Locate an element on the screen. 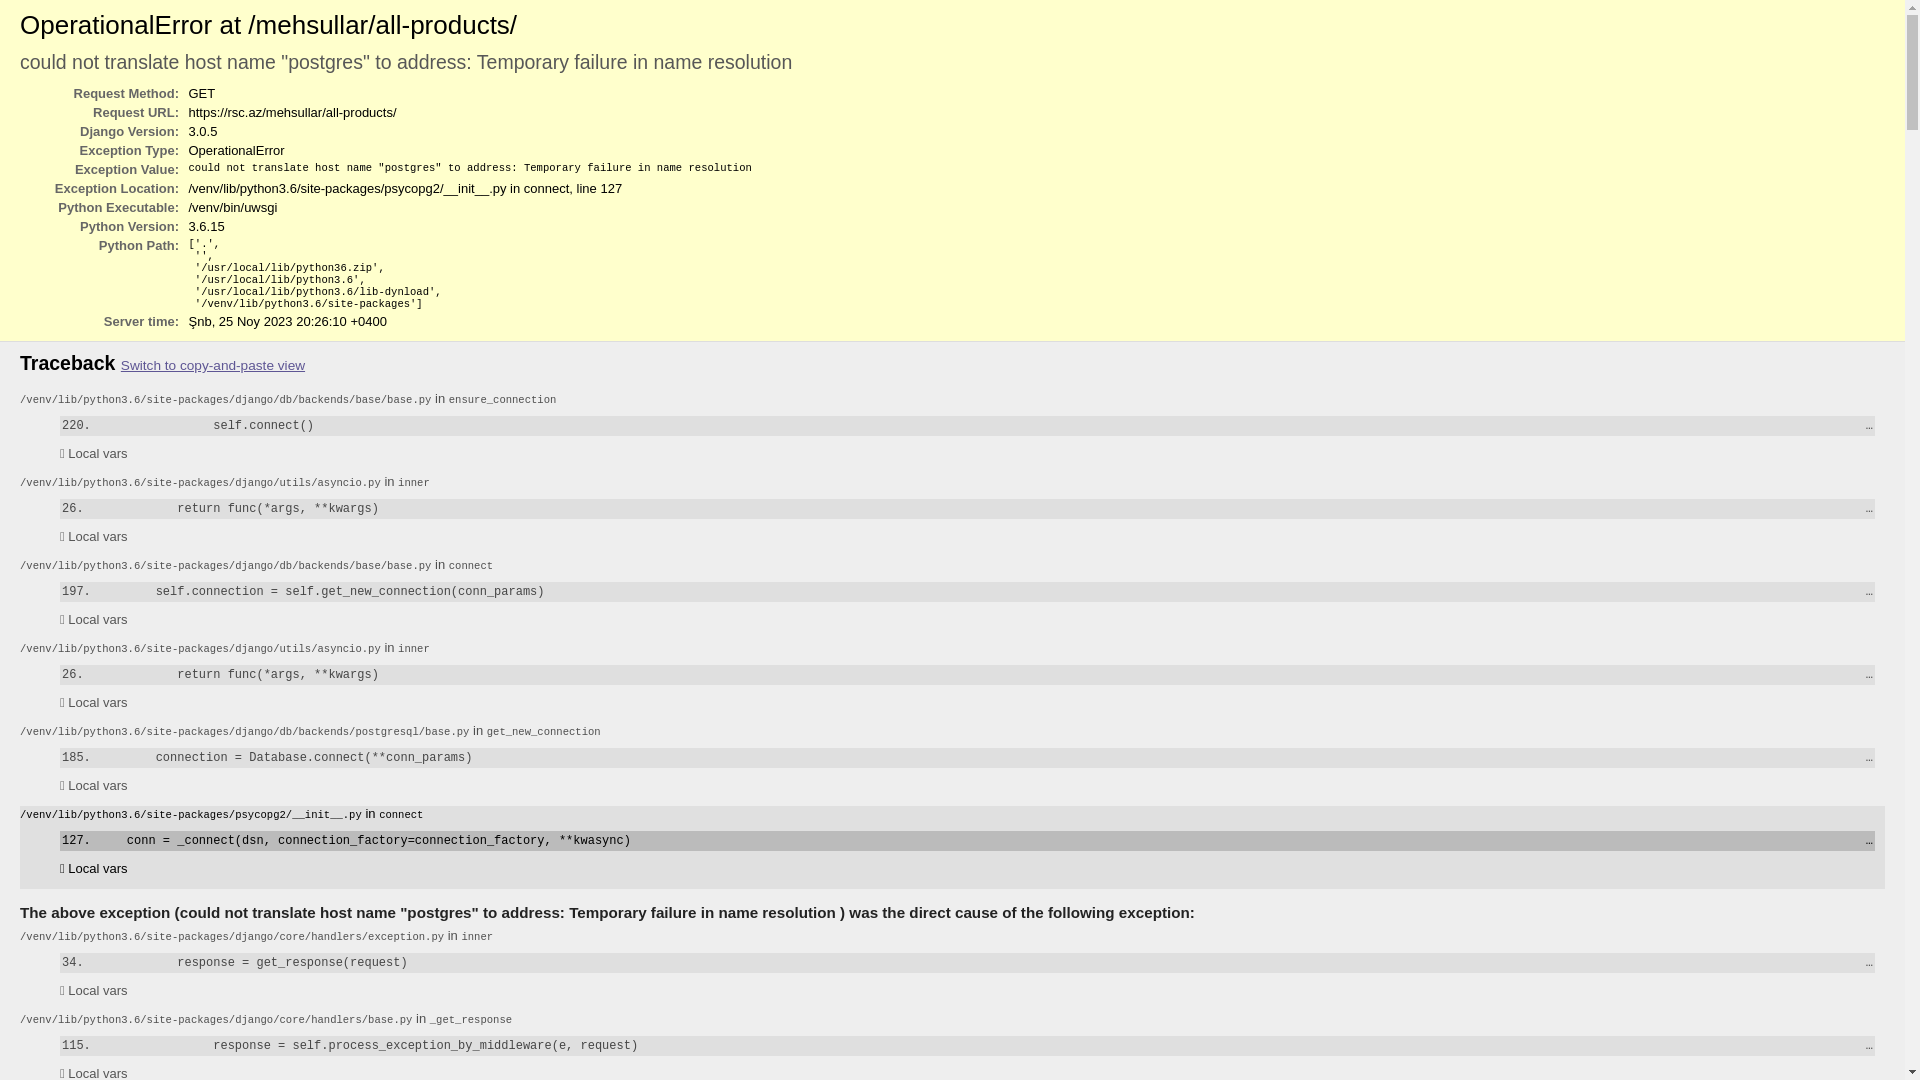  'Switch to copy-and-paste view' is located at coordinates (212, 365).